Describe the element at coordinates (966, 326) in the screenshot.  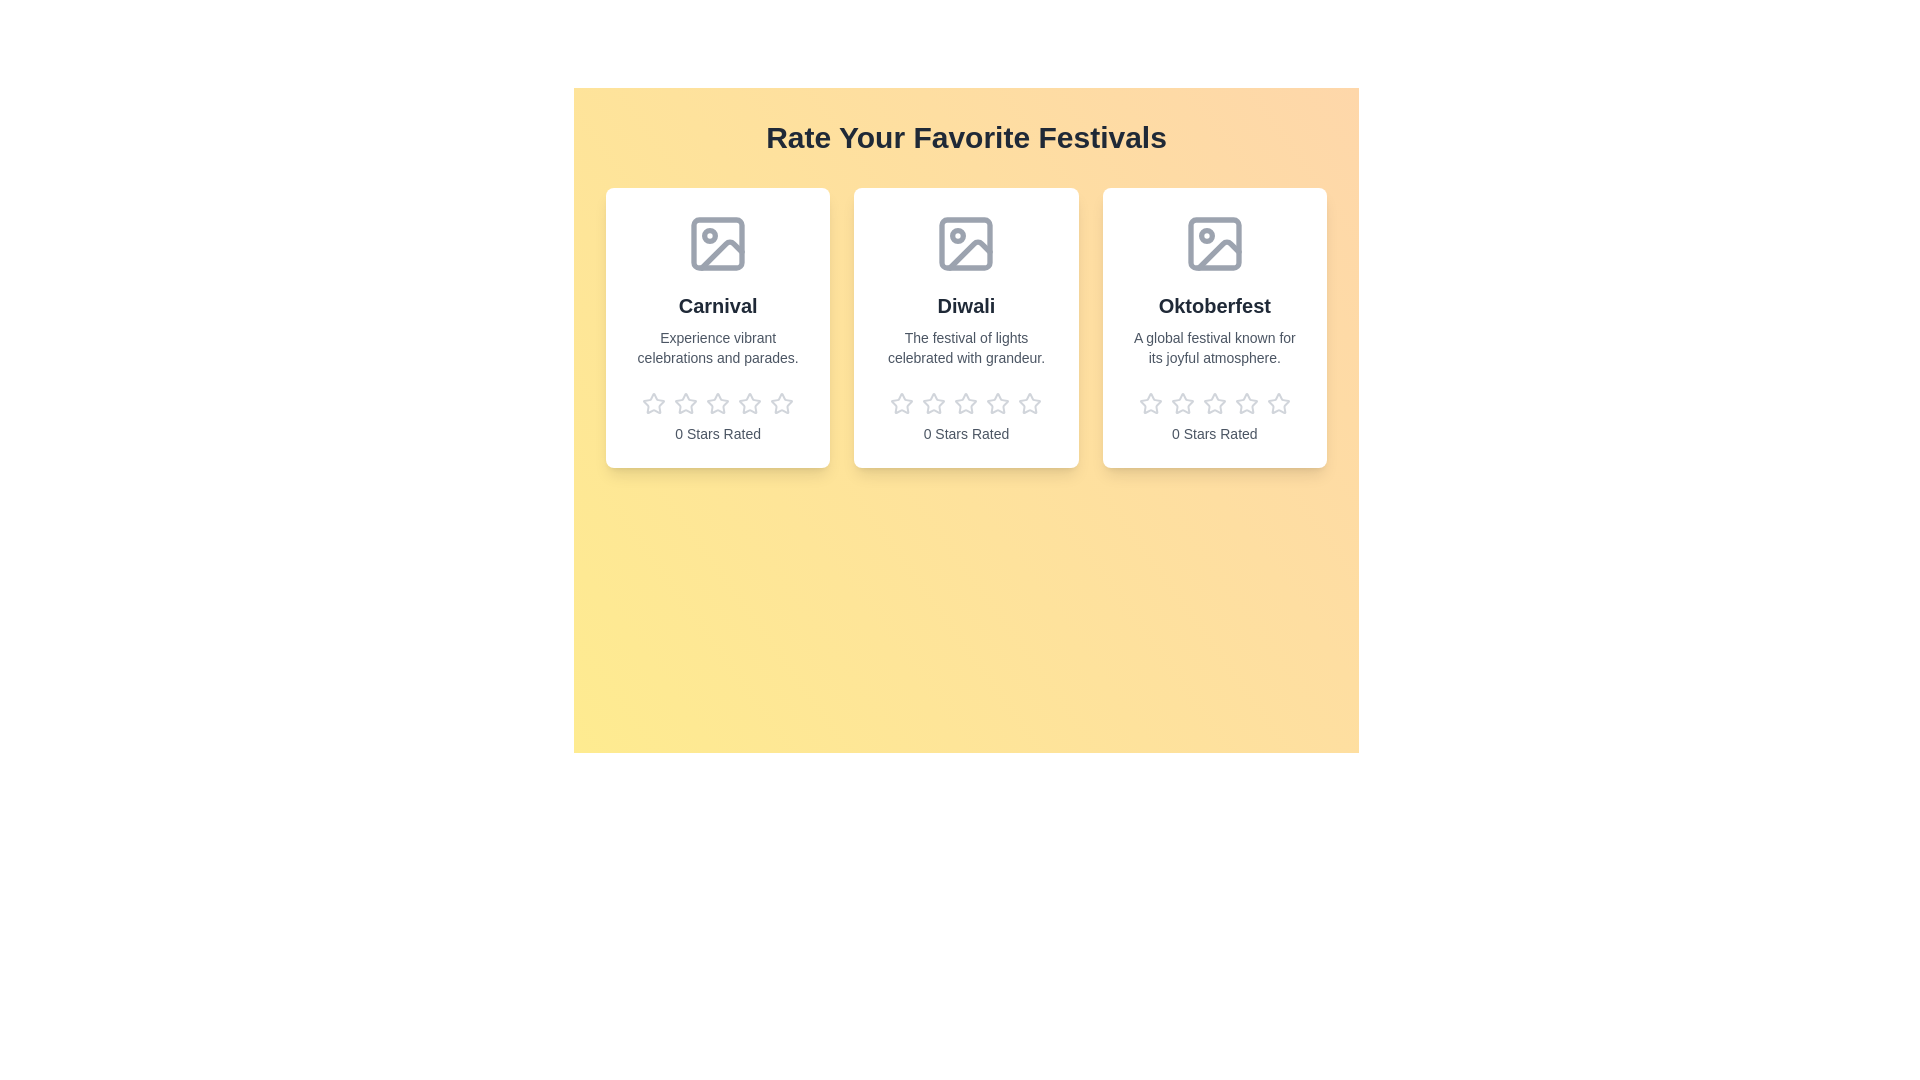
I see `the festival card for Diwali to observe hover effects` at that location.